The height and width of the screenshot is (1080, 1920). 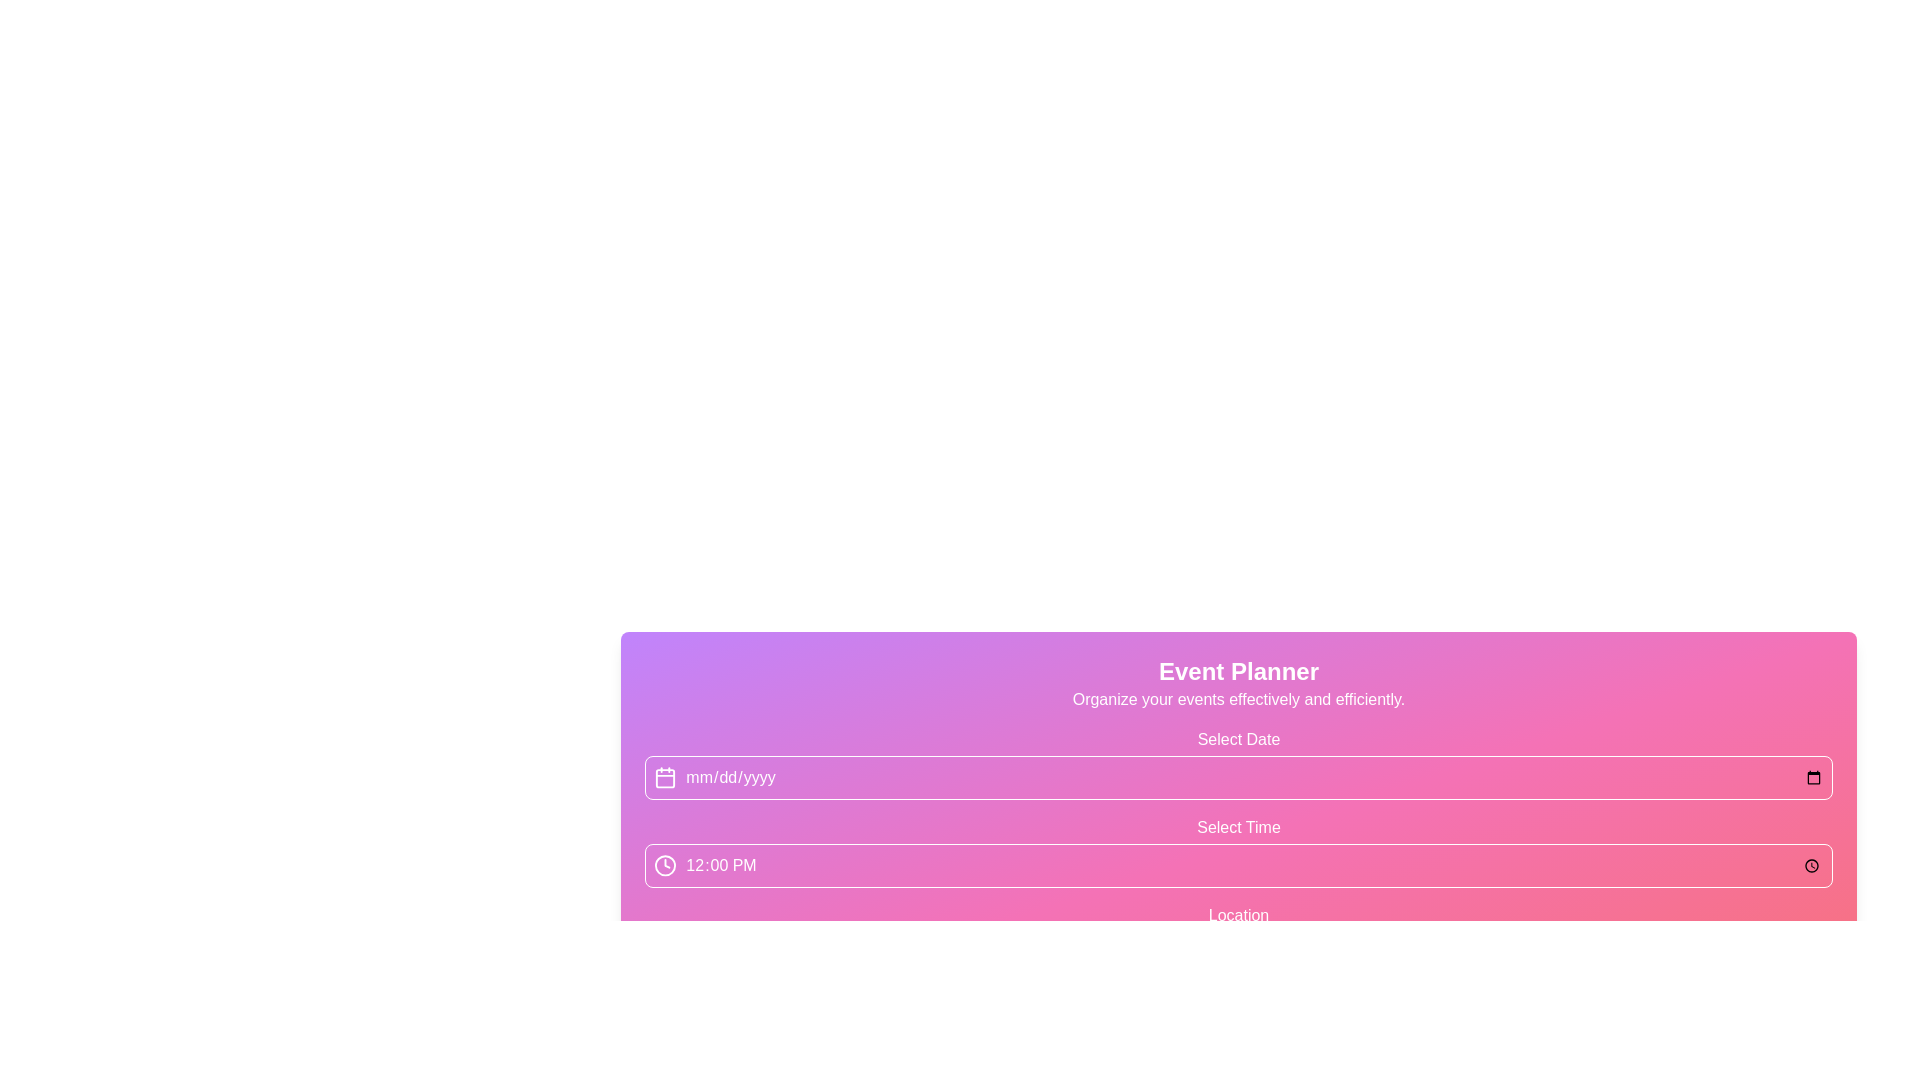 I want to click on the SVG Circle representing a clock face, which is part of the 'Select Time' row, positioned to the immediate left of the text '12:00 PM', so click(x=665, y=865).